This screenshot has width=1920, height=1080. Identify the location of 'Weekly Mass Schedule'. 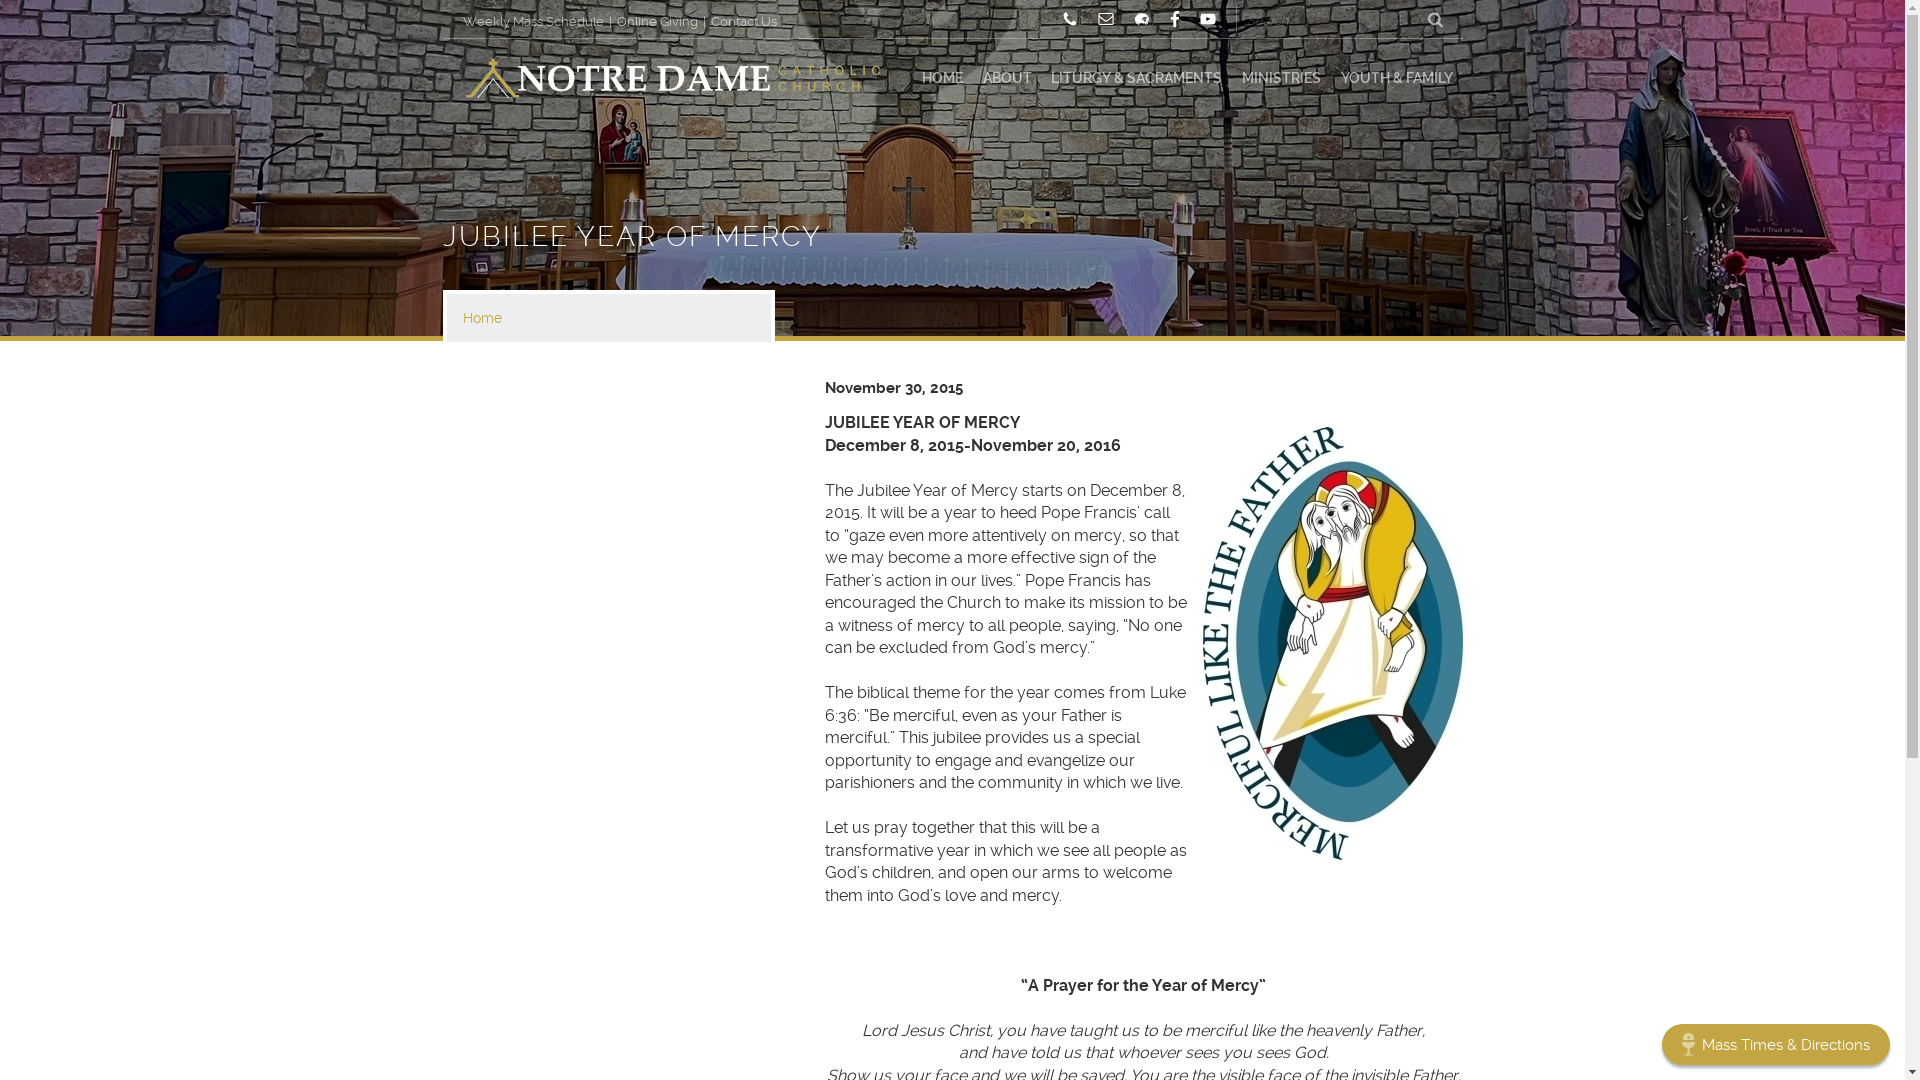
(534, 22).